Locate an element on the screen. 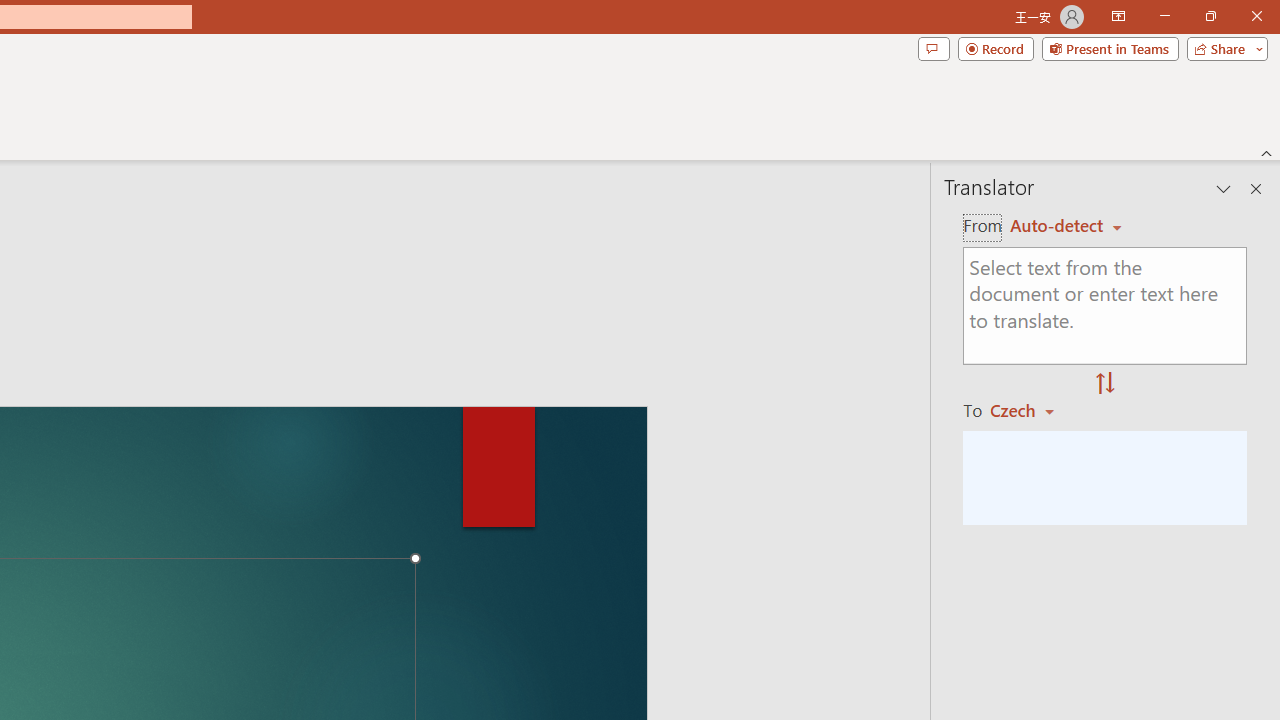  'Auto-detect' is located at coordinates (1065, 225).